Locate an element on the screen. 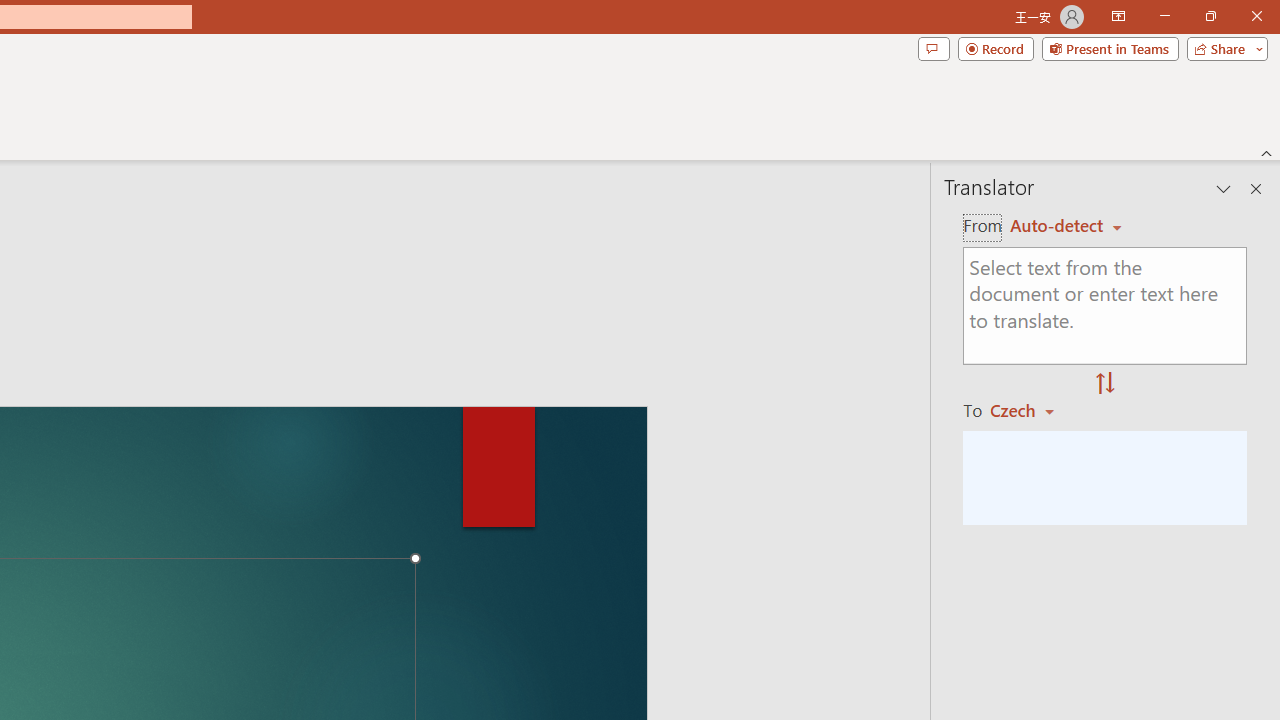  'Auto-detect' is located at coordinates (1065, 225).